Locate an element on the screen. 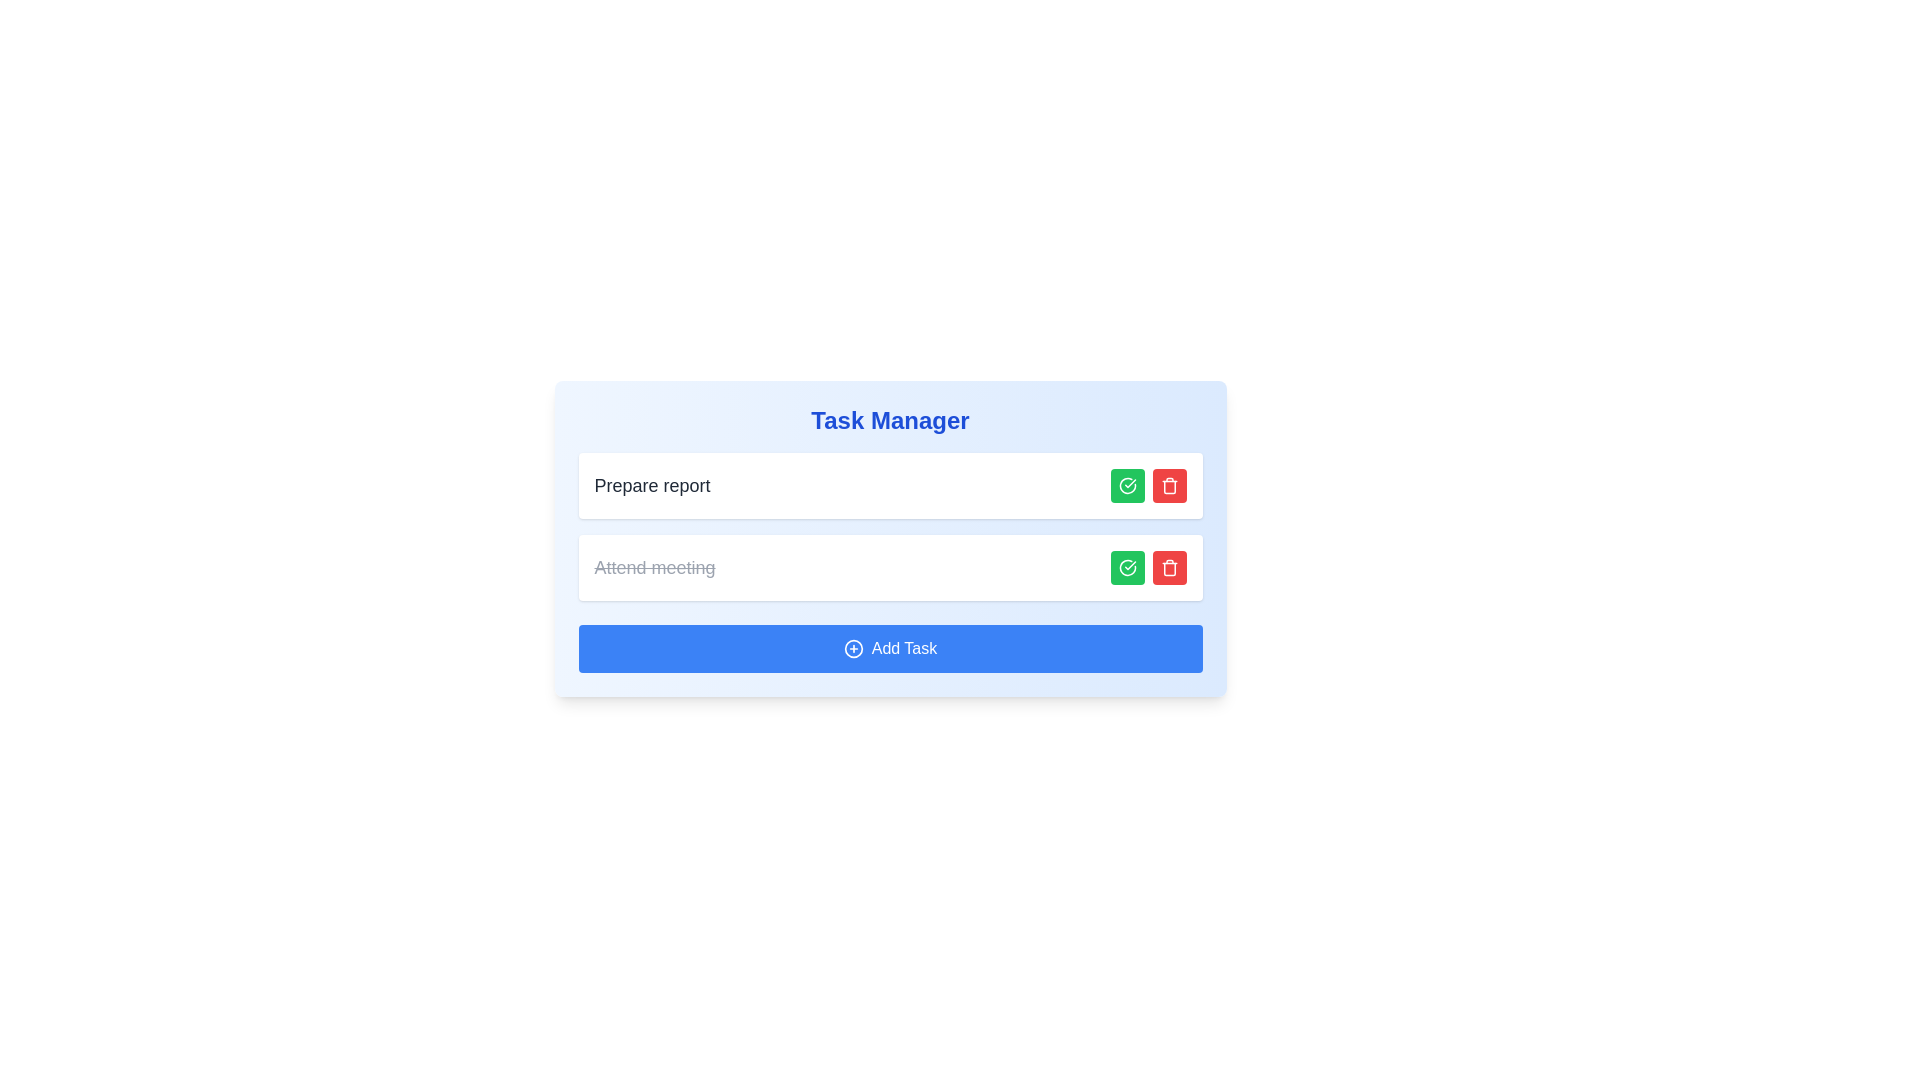 This screenshot has height=1080, width=1920. the appearance of the circular '+' icon with a blue background located on the left side of the 'Add Task' button is located at coordinates (853, 648).